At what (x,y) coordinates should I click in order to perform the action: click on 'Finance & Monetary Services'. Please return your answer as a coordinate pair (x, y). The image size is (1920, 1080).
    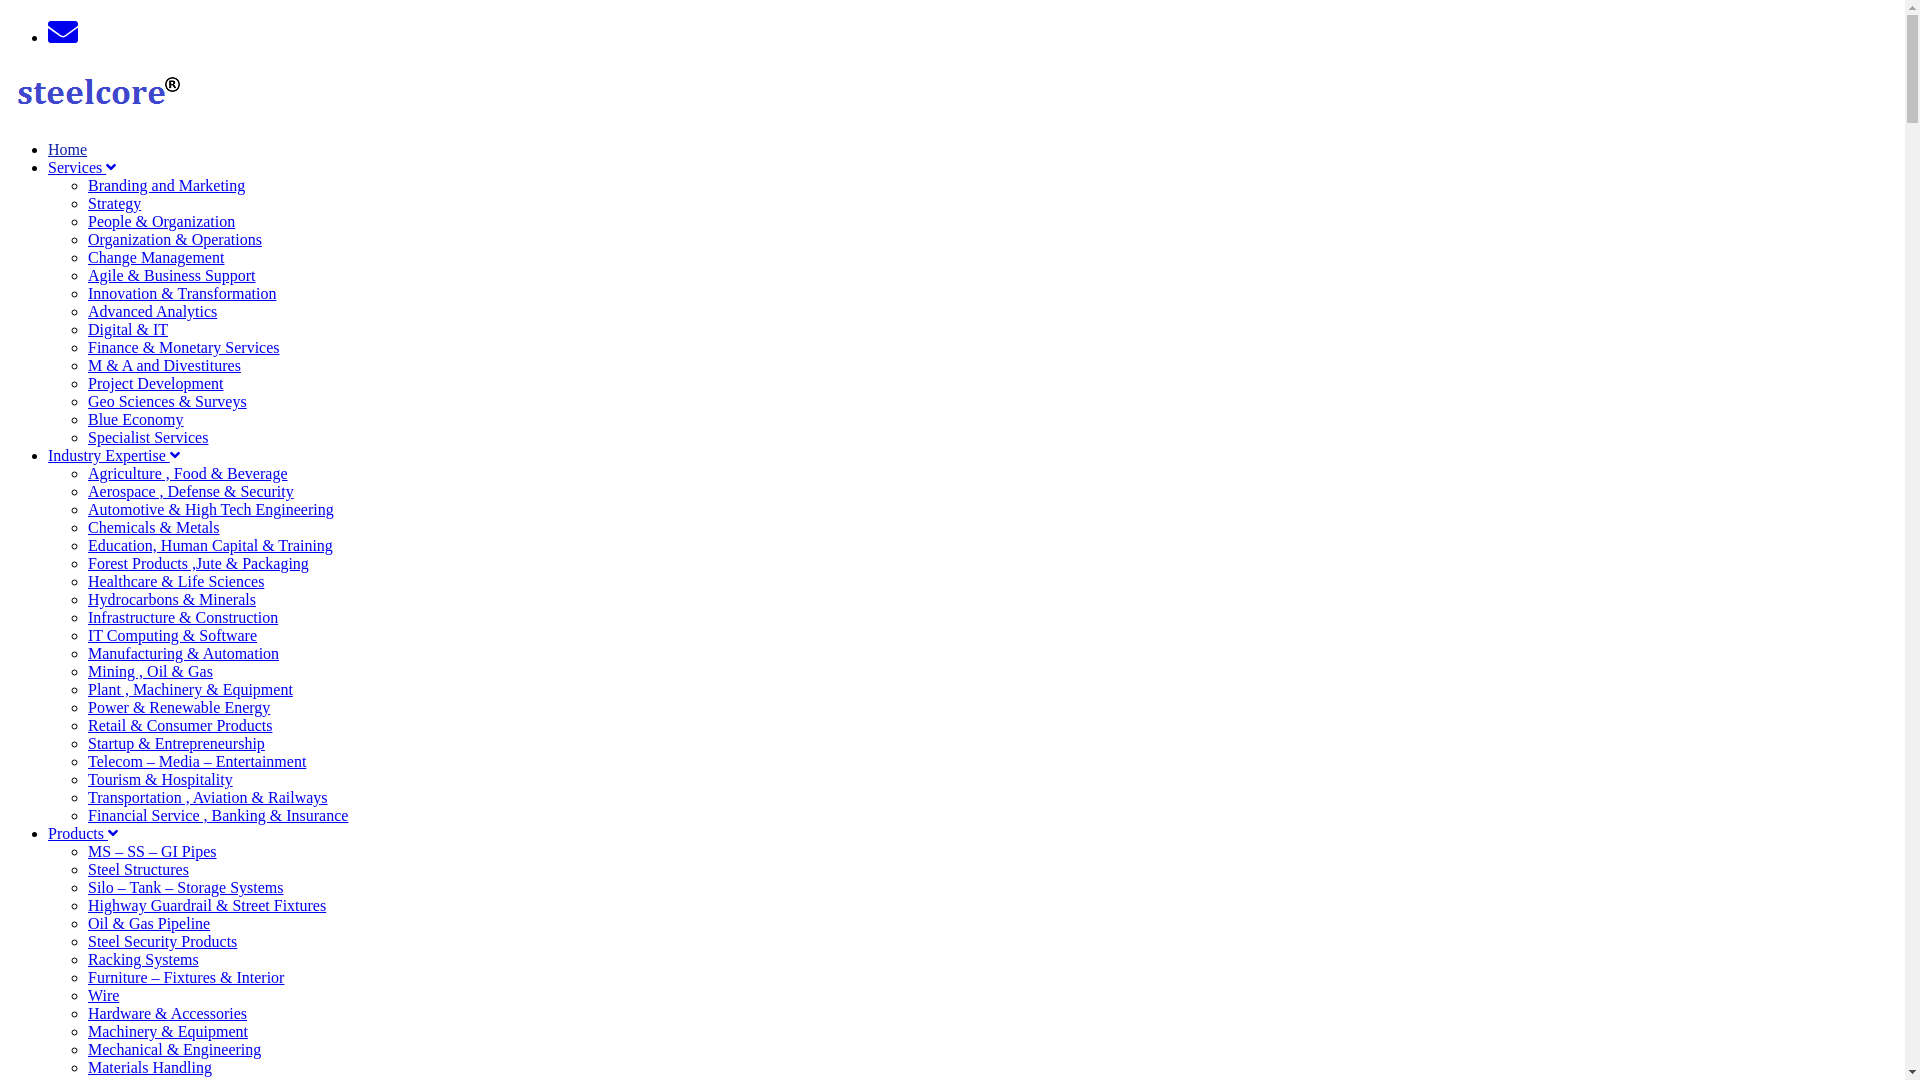
    Looking at the image, I should click on (183, 346).